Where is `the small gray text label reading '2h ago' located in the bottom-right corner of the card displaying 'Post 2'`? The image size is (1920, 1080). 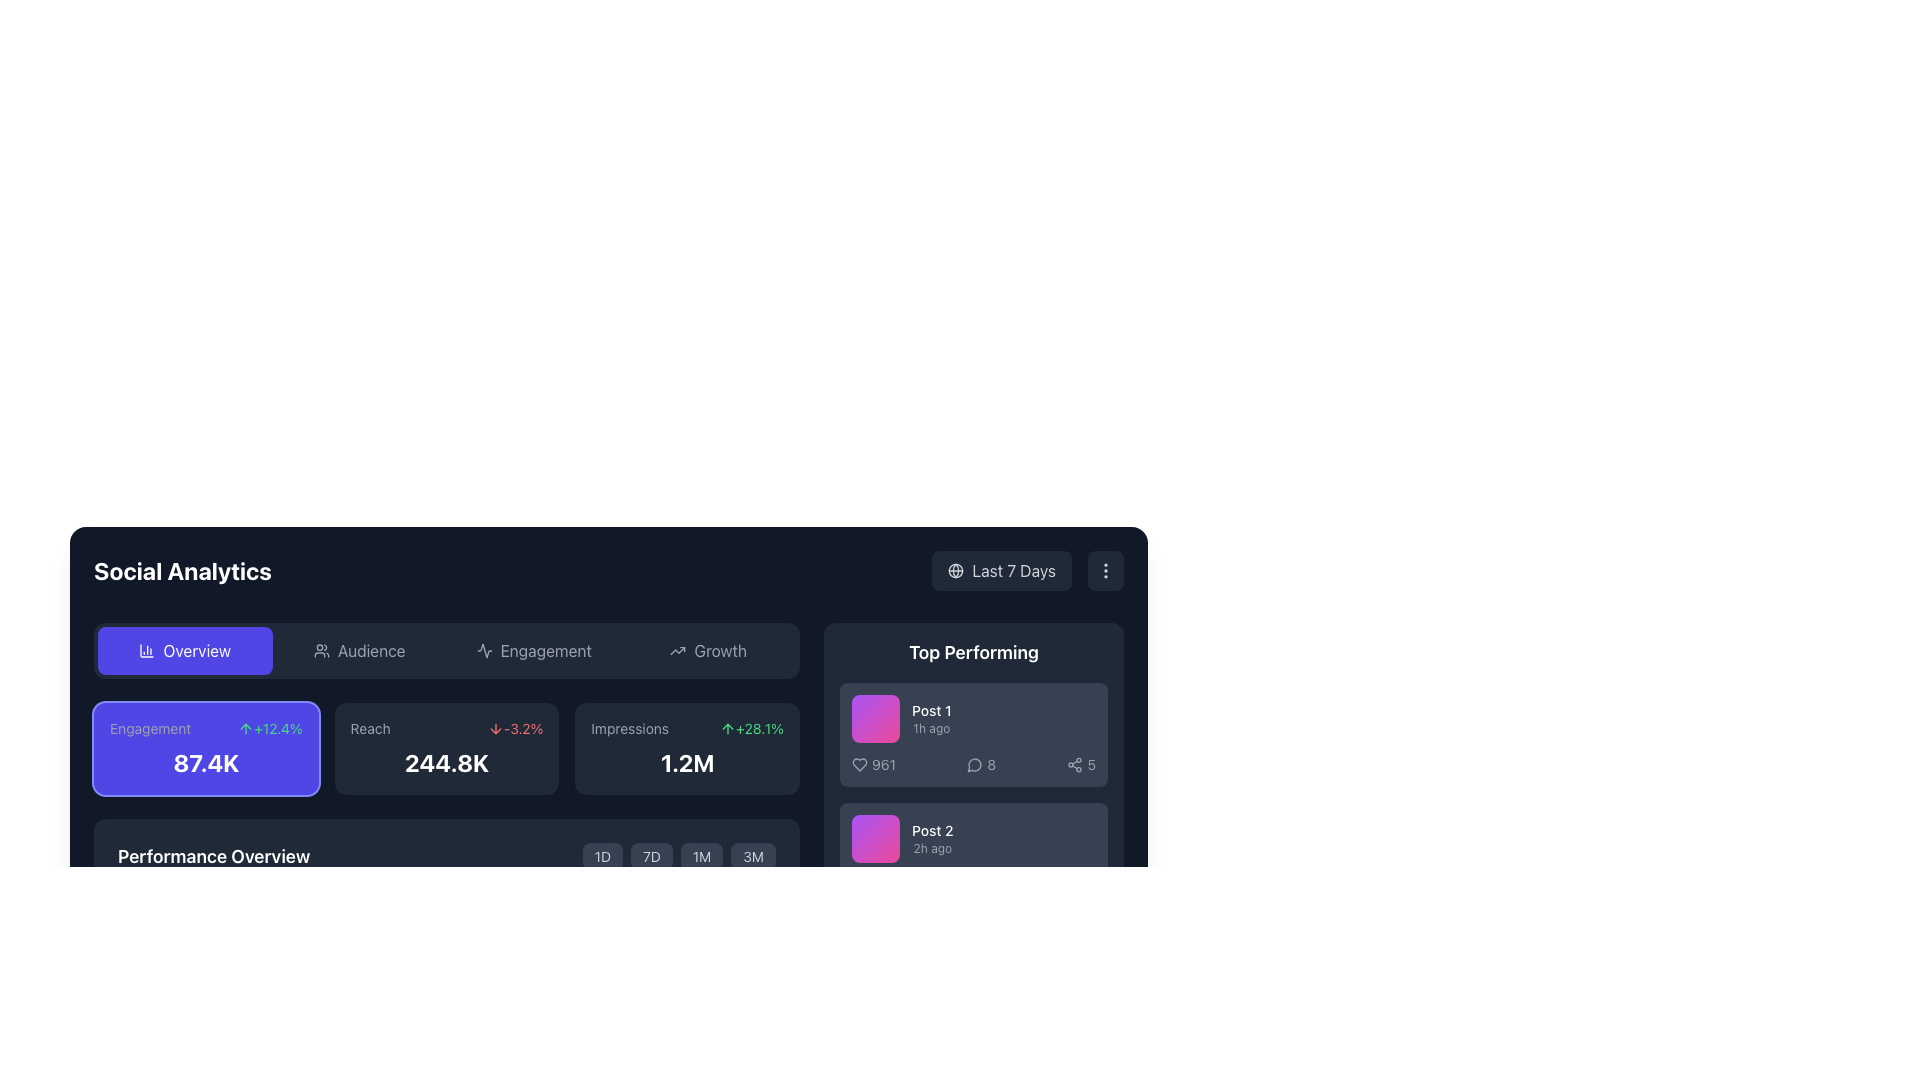 the small gray text label reading '2h ago' located in the bottom-right corner of the card displaying 'Post 2' is located at coordinates (931, 848).